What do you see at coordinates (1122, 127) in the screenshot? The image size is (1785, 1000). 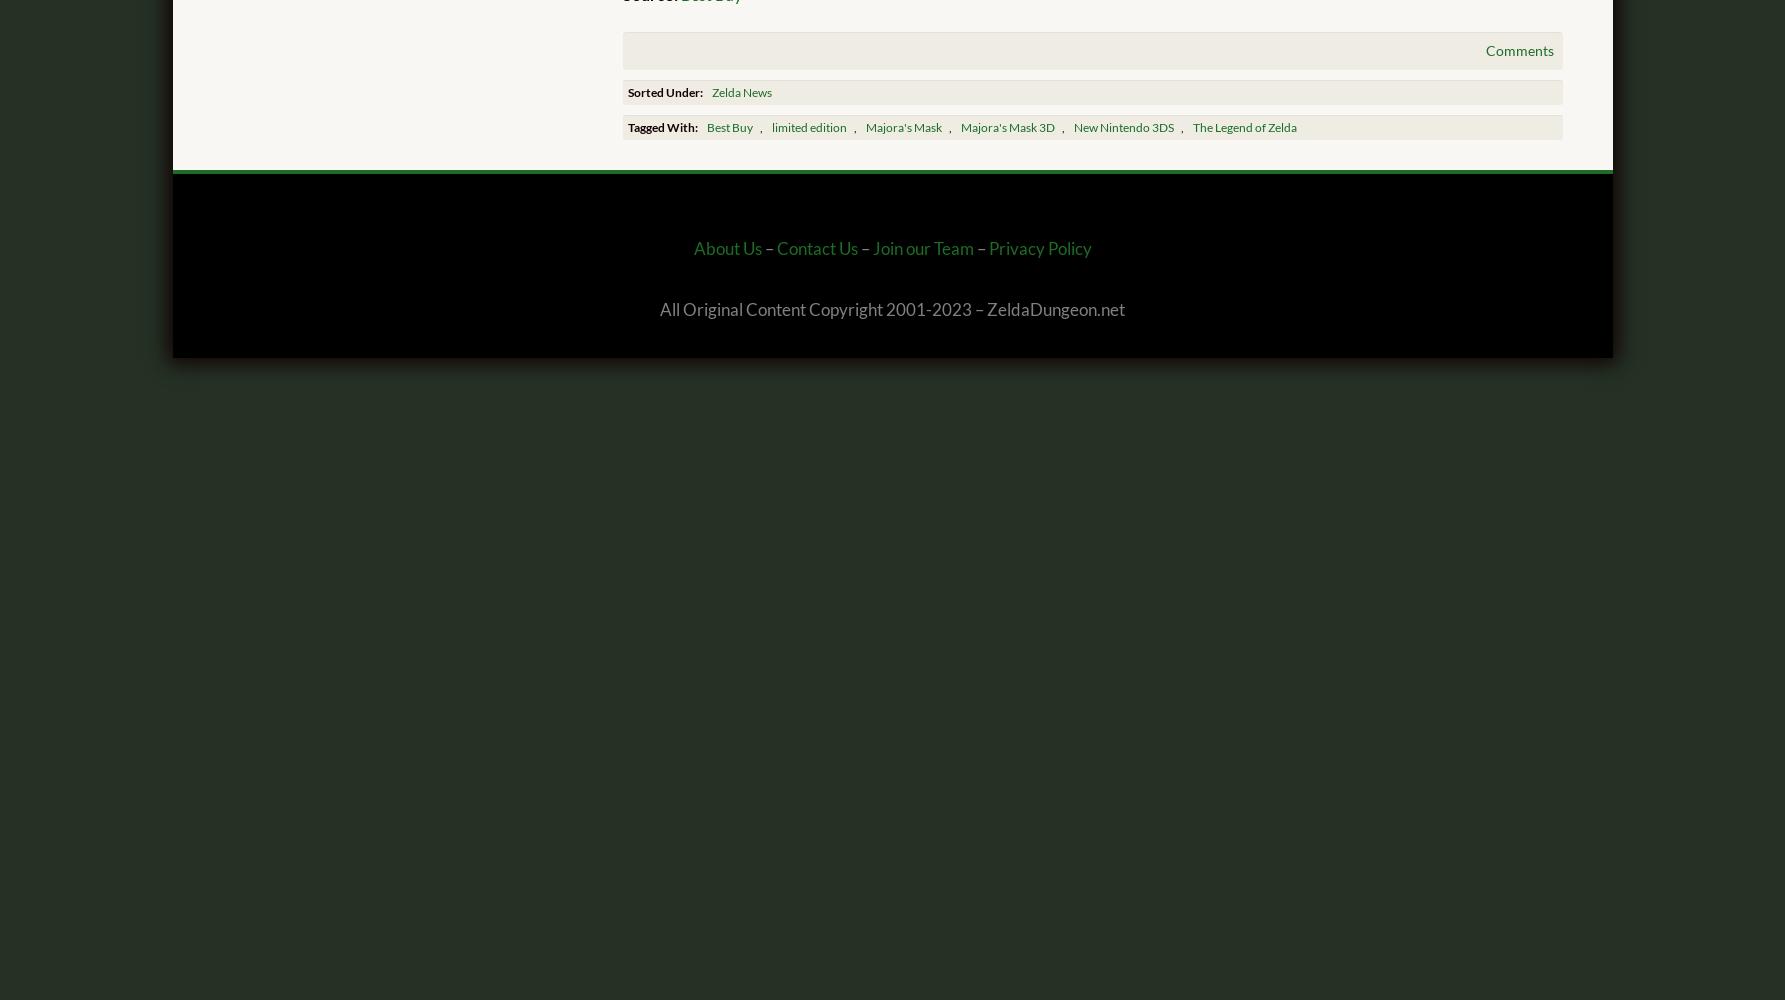 I see `'New Nintendo 3DS'` at bounding box center [1122, 127].